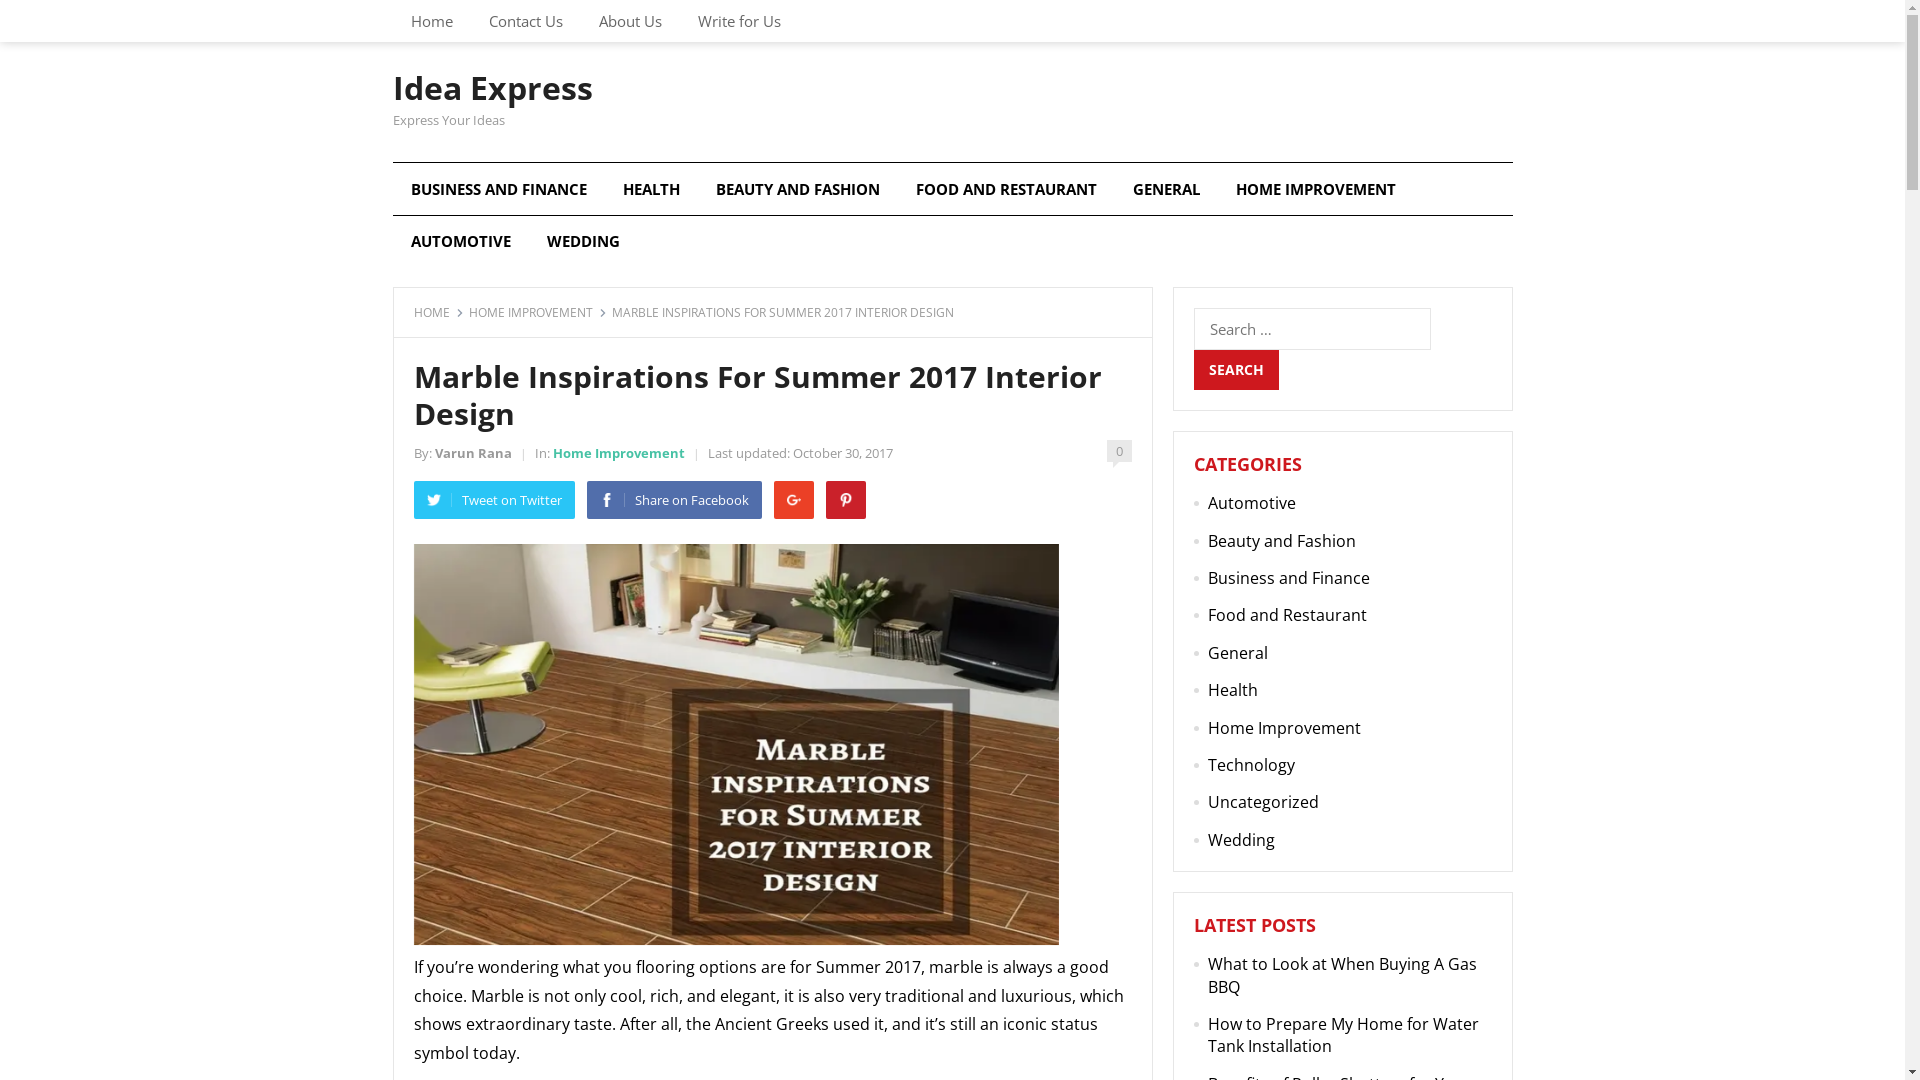 The height and width of the screenshot is (1080, 1920). Describe the element at coordinates (1117, 451) in the screenshot. I see `'0'` at that location.